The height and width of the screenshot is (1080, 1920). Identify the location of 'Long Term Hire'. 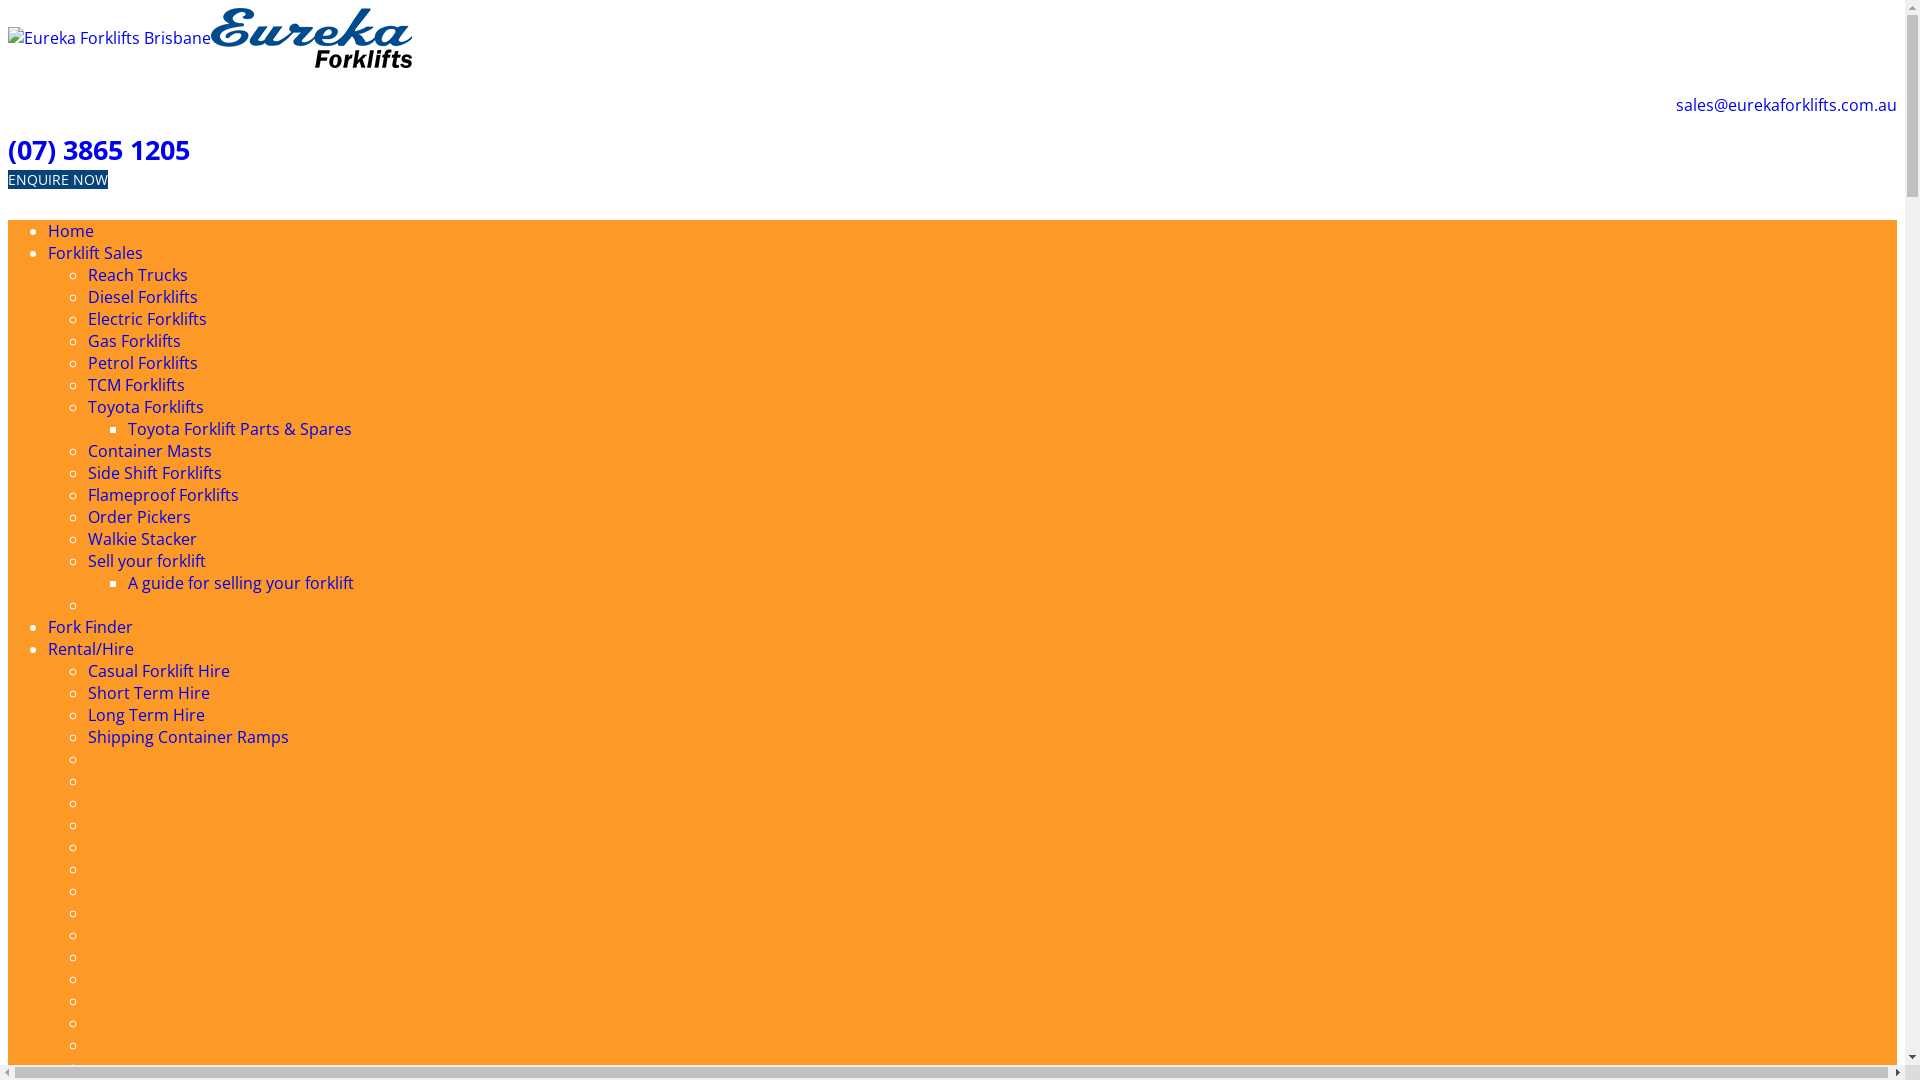
(86, 713).